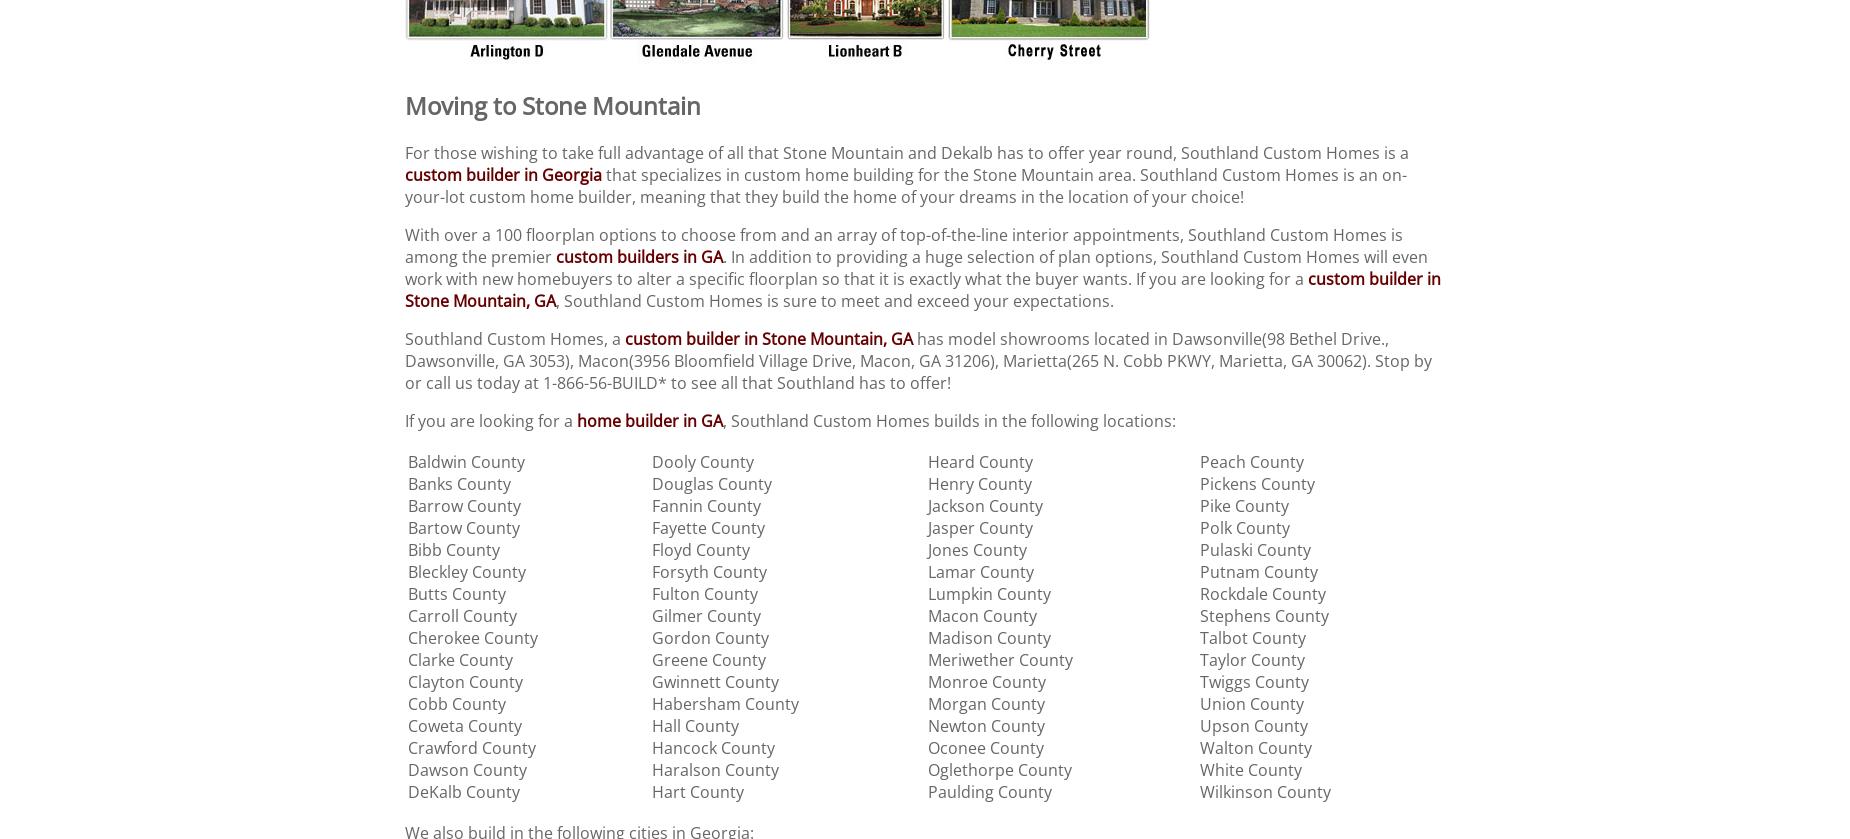  Describe the element at coordinates (978, 482) in the screenshot. I see `'Henry County'` at that location.